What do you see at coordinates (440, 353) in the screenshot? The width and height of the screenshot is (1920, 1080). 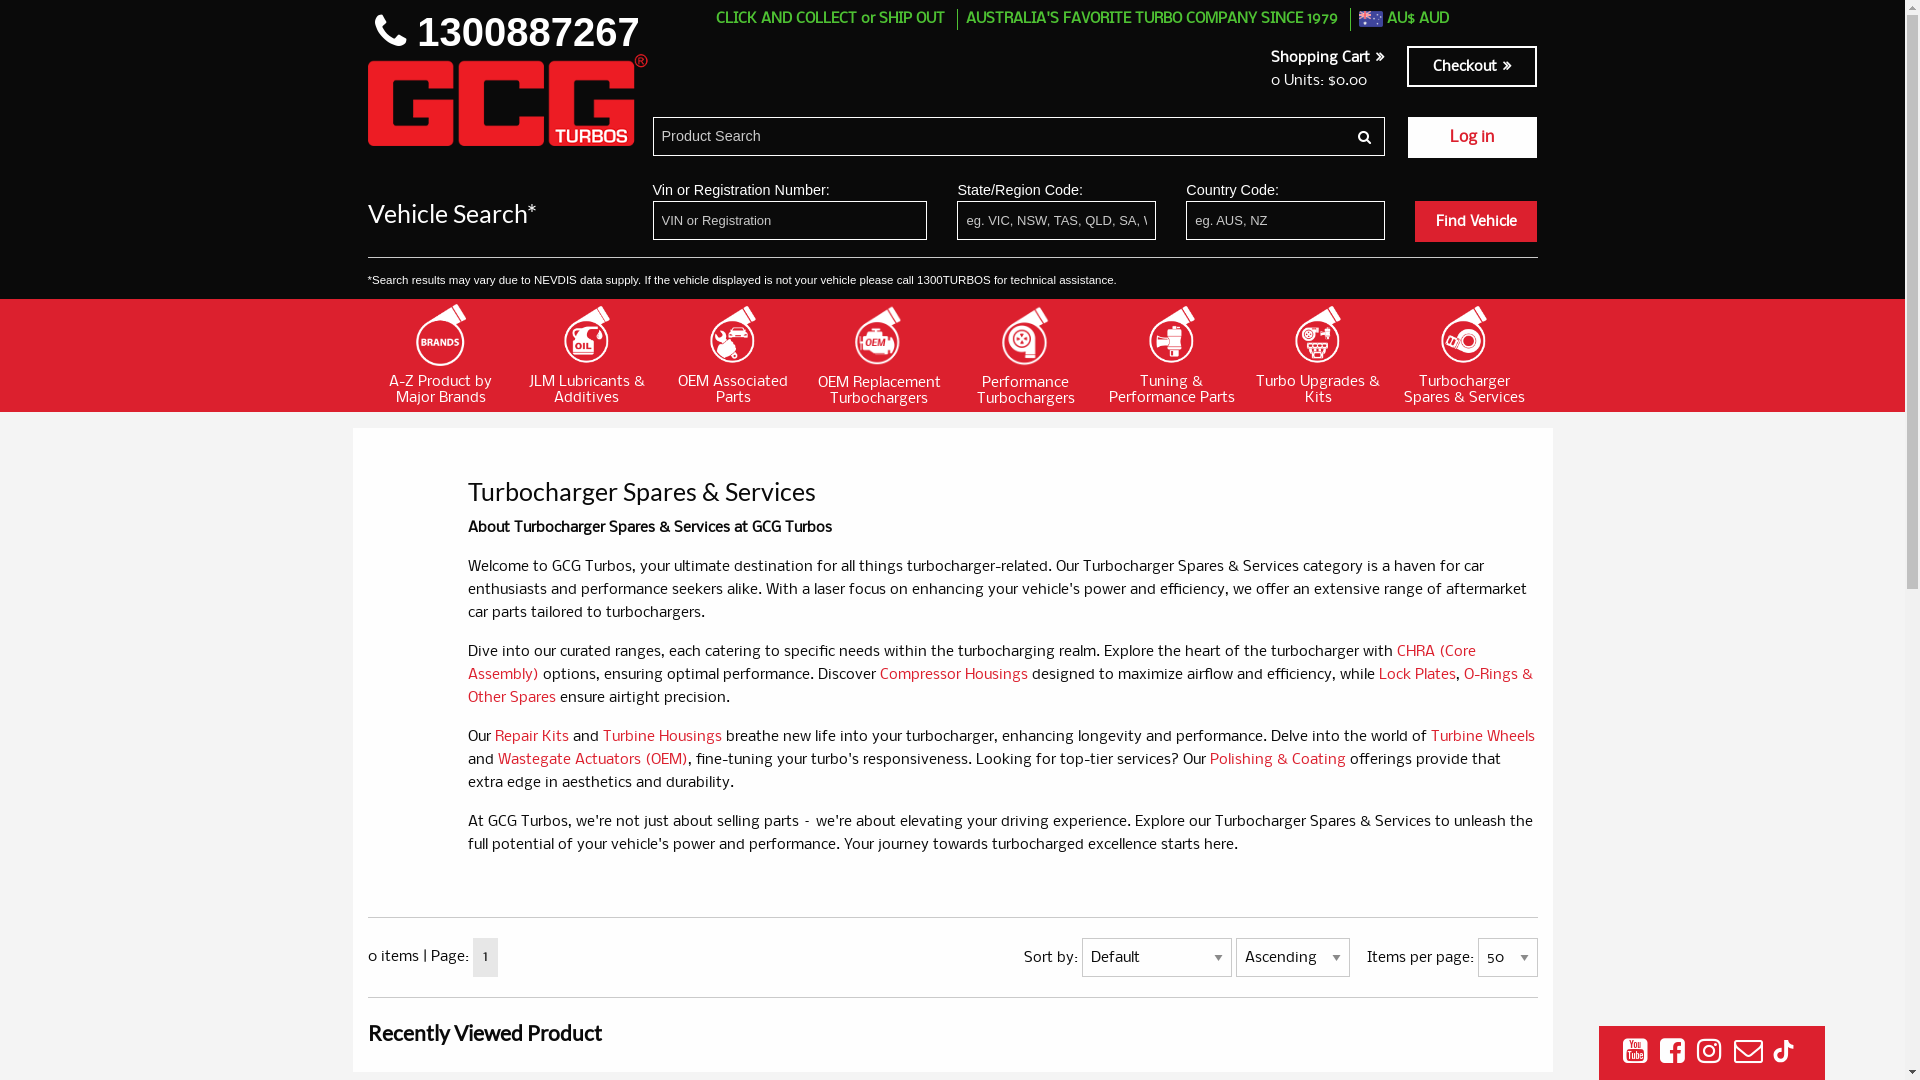 I see `'A-Z Product by Major Brands'` at bounding box center [440, 353].